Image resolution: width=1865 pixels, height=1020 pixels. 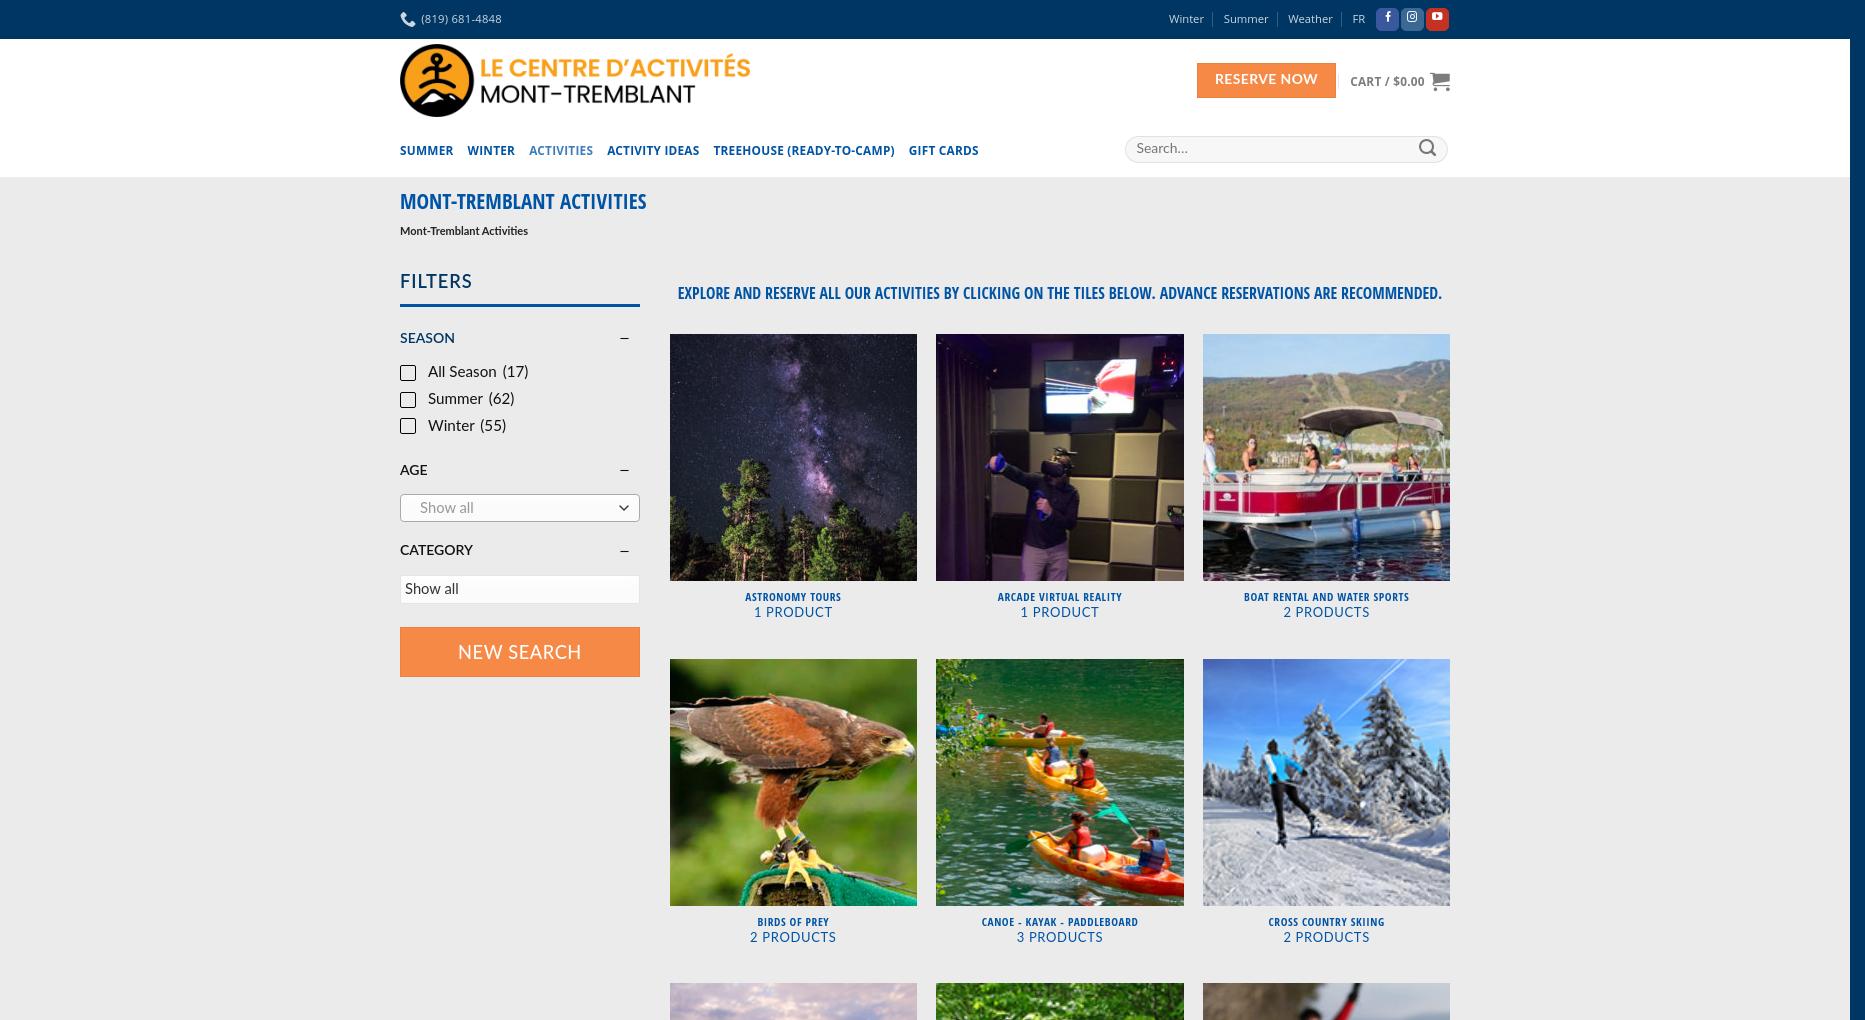 I want to click on 'Cross Country Skiing', so click(x=1325, y=920).